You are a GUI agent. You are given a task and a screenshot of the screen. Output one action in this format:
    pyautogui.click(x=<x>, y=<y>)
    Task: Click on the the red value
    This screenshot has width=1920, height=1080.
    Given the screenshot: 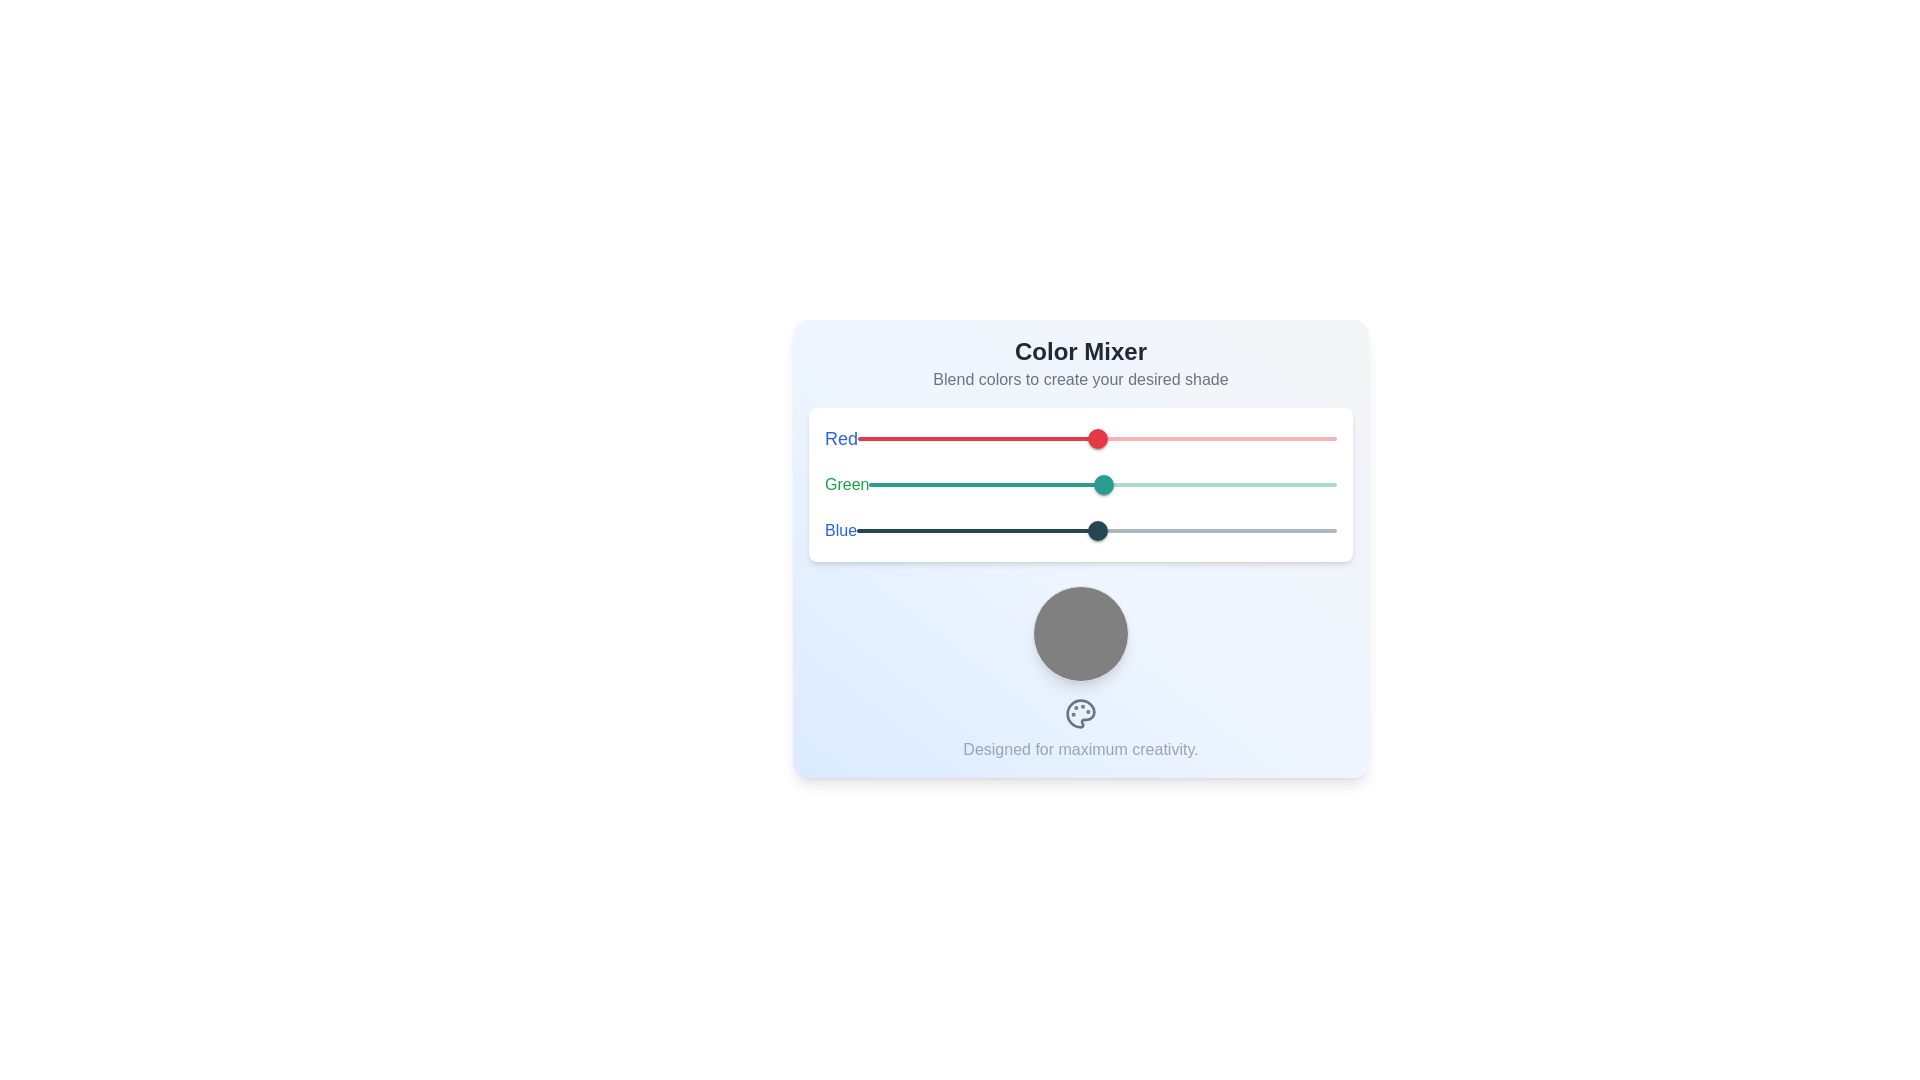 What is the action you would take?
    pyautogui.click(x=1106, y=438)
    